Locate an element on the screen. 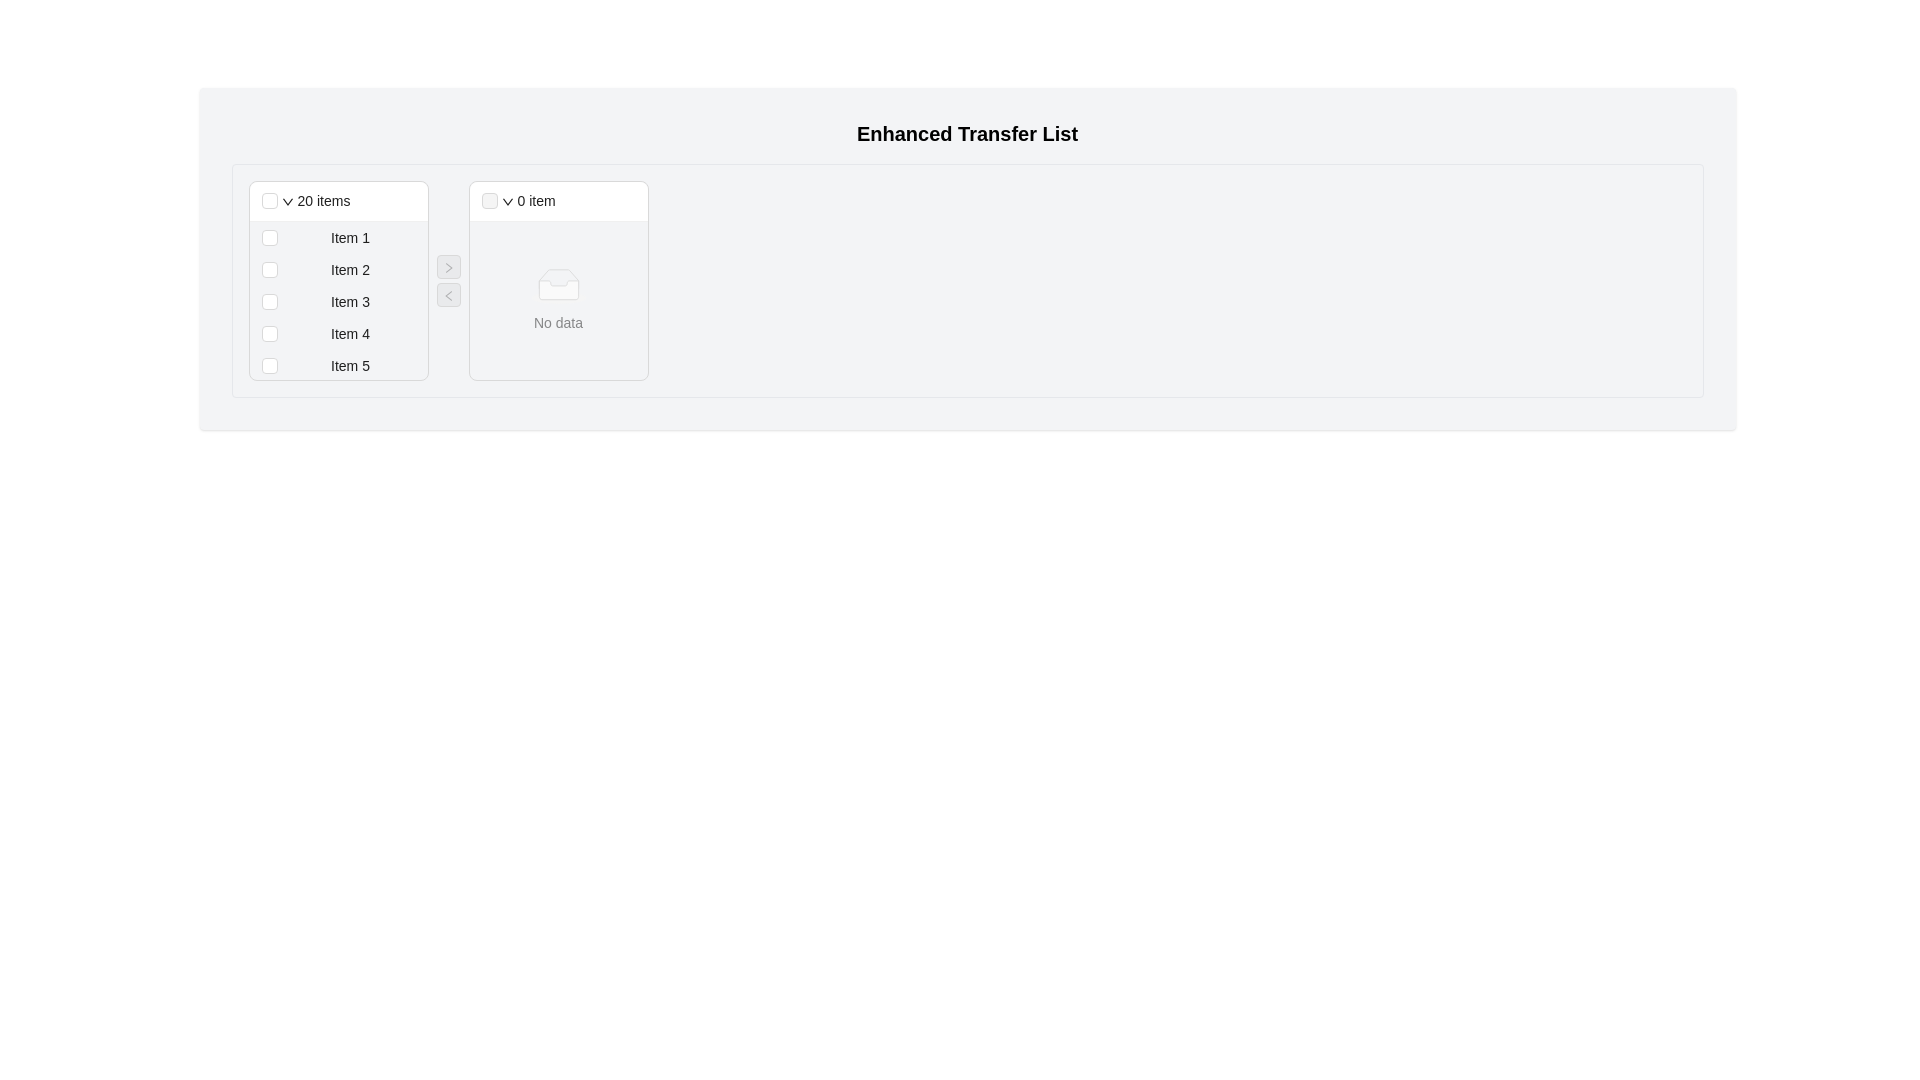 The width and height of the screenshot is (1920, 1080). the checkbox for 'Item 5' is located at coordinates (268, 366).